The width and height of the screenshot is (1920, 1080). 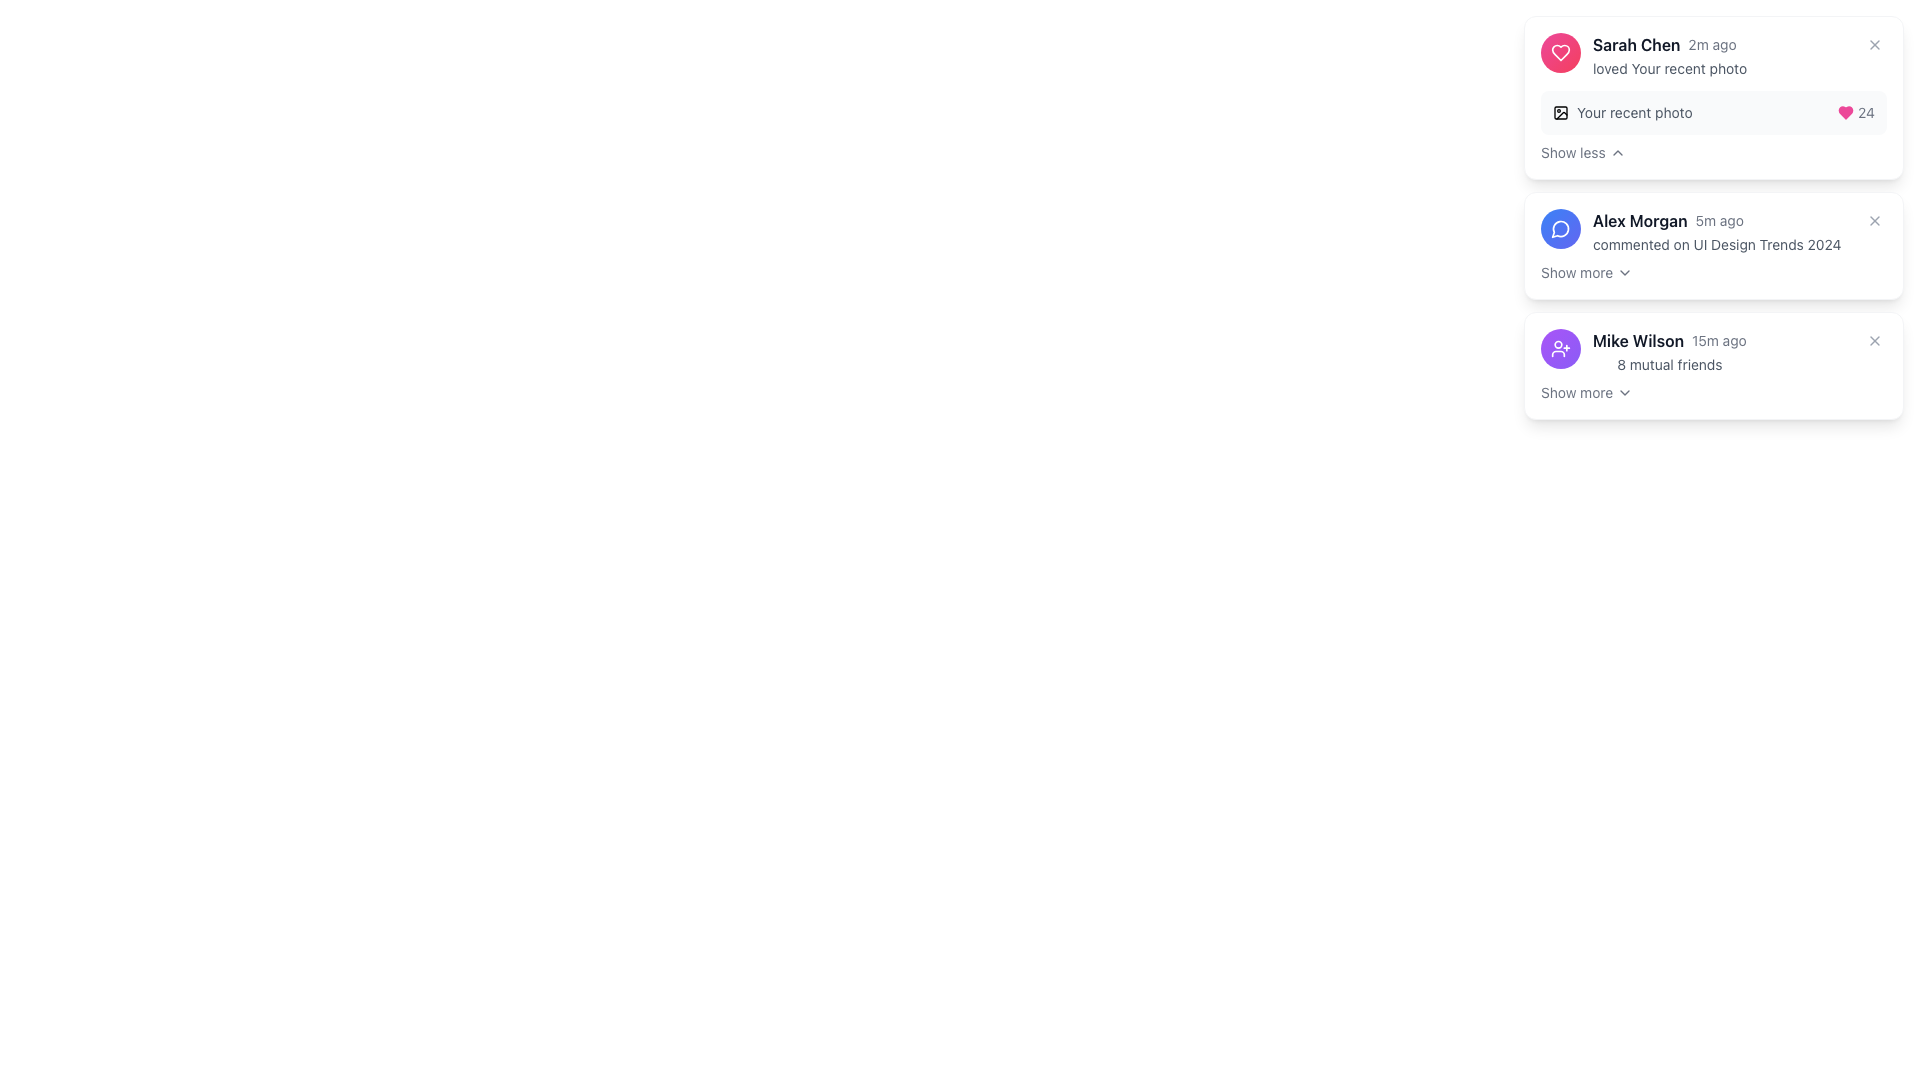 I want to click on the small circular icon styled like a speech bubble, with a gradient background from blue to indigo, located in the rightmost panel at the top of the notification for 'Alex Morgan', so click(x=1559, y=227).